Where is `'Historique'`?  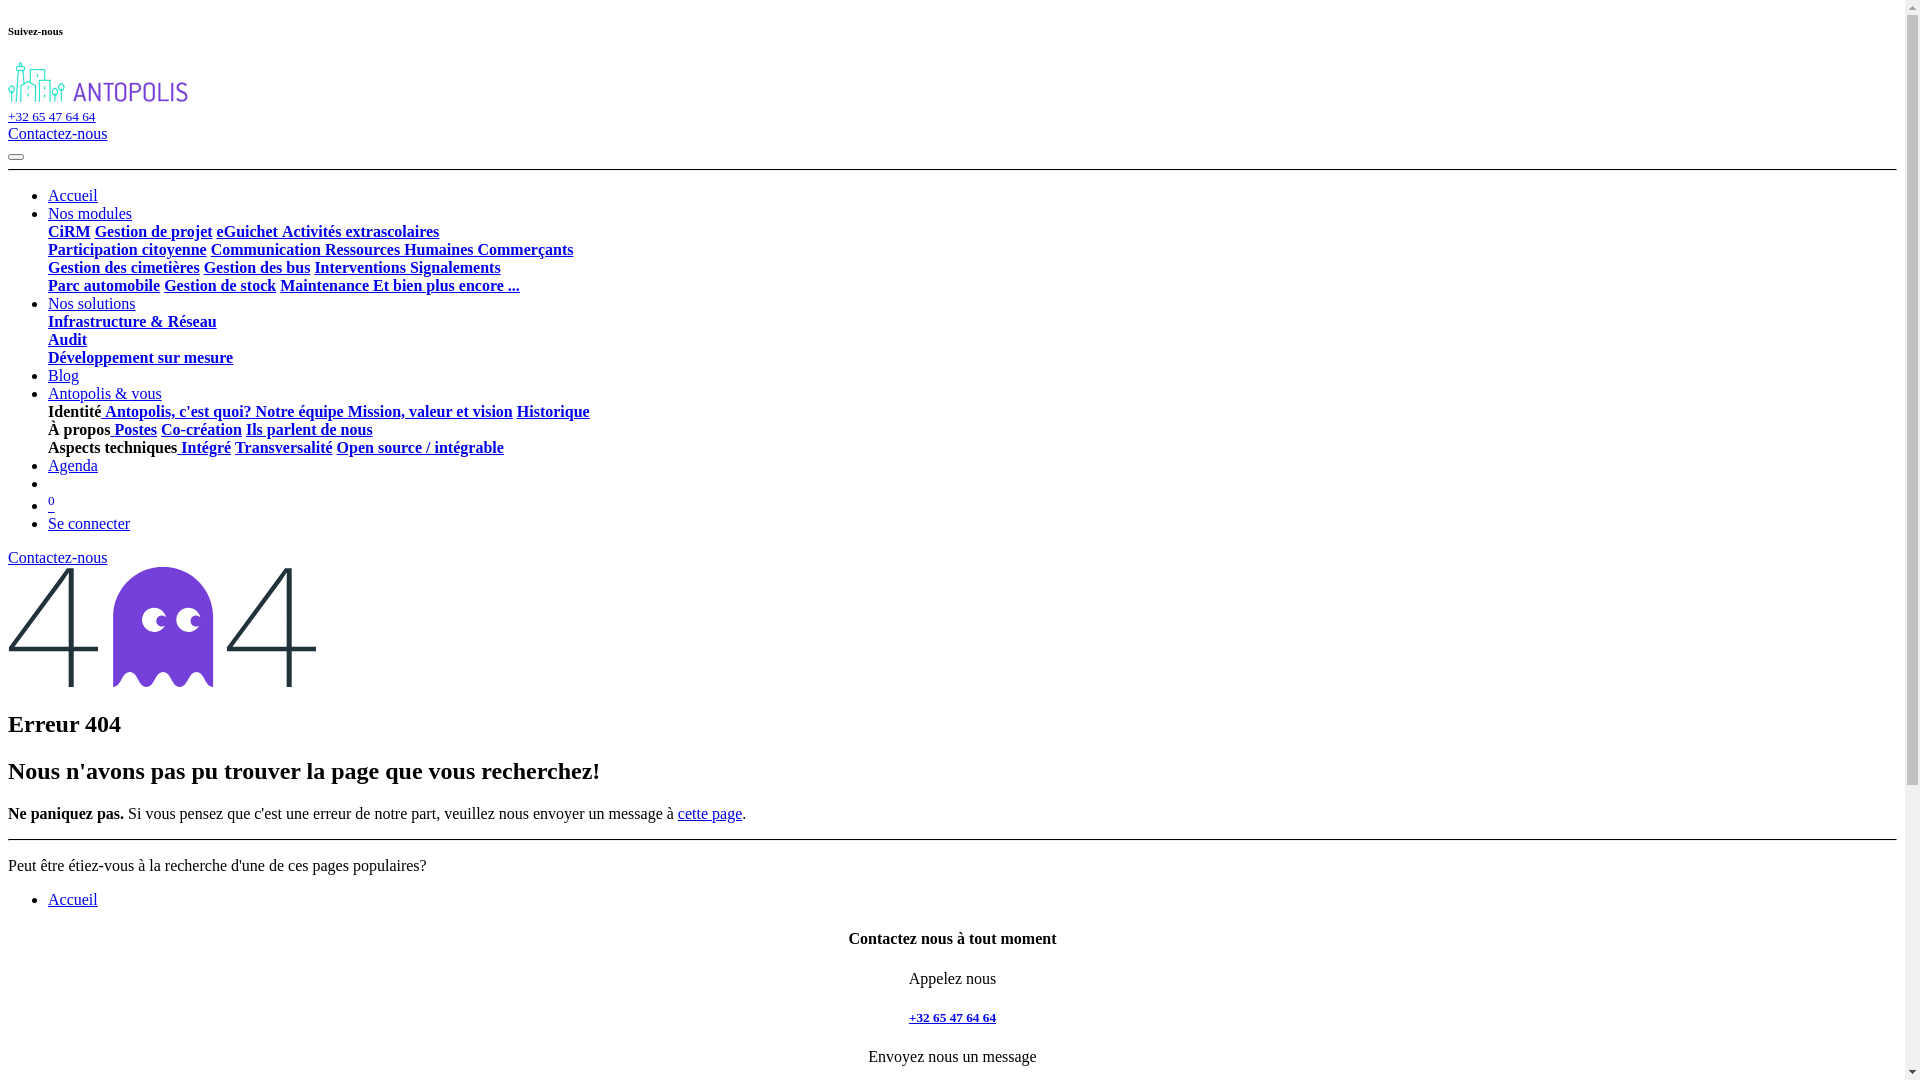 'Historique' is located at coordinates (553, 410).